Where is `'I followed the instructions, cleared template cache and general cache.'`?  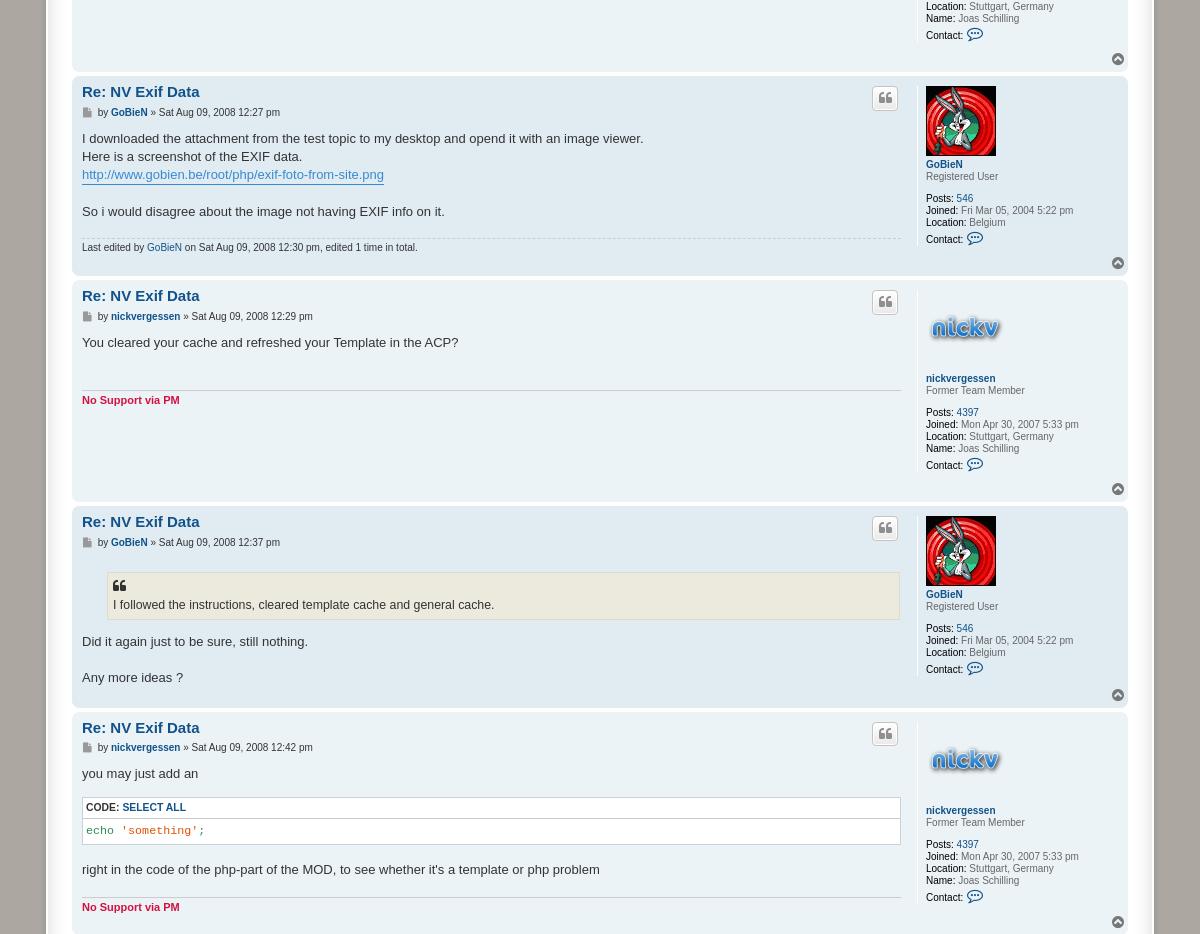
'I followed the instructions, cleared template cache and general cache.' is located at coordinates (303, 604).